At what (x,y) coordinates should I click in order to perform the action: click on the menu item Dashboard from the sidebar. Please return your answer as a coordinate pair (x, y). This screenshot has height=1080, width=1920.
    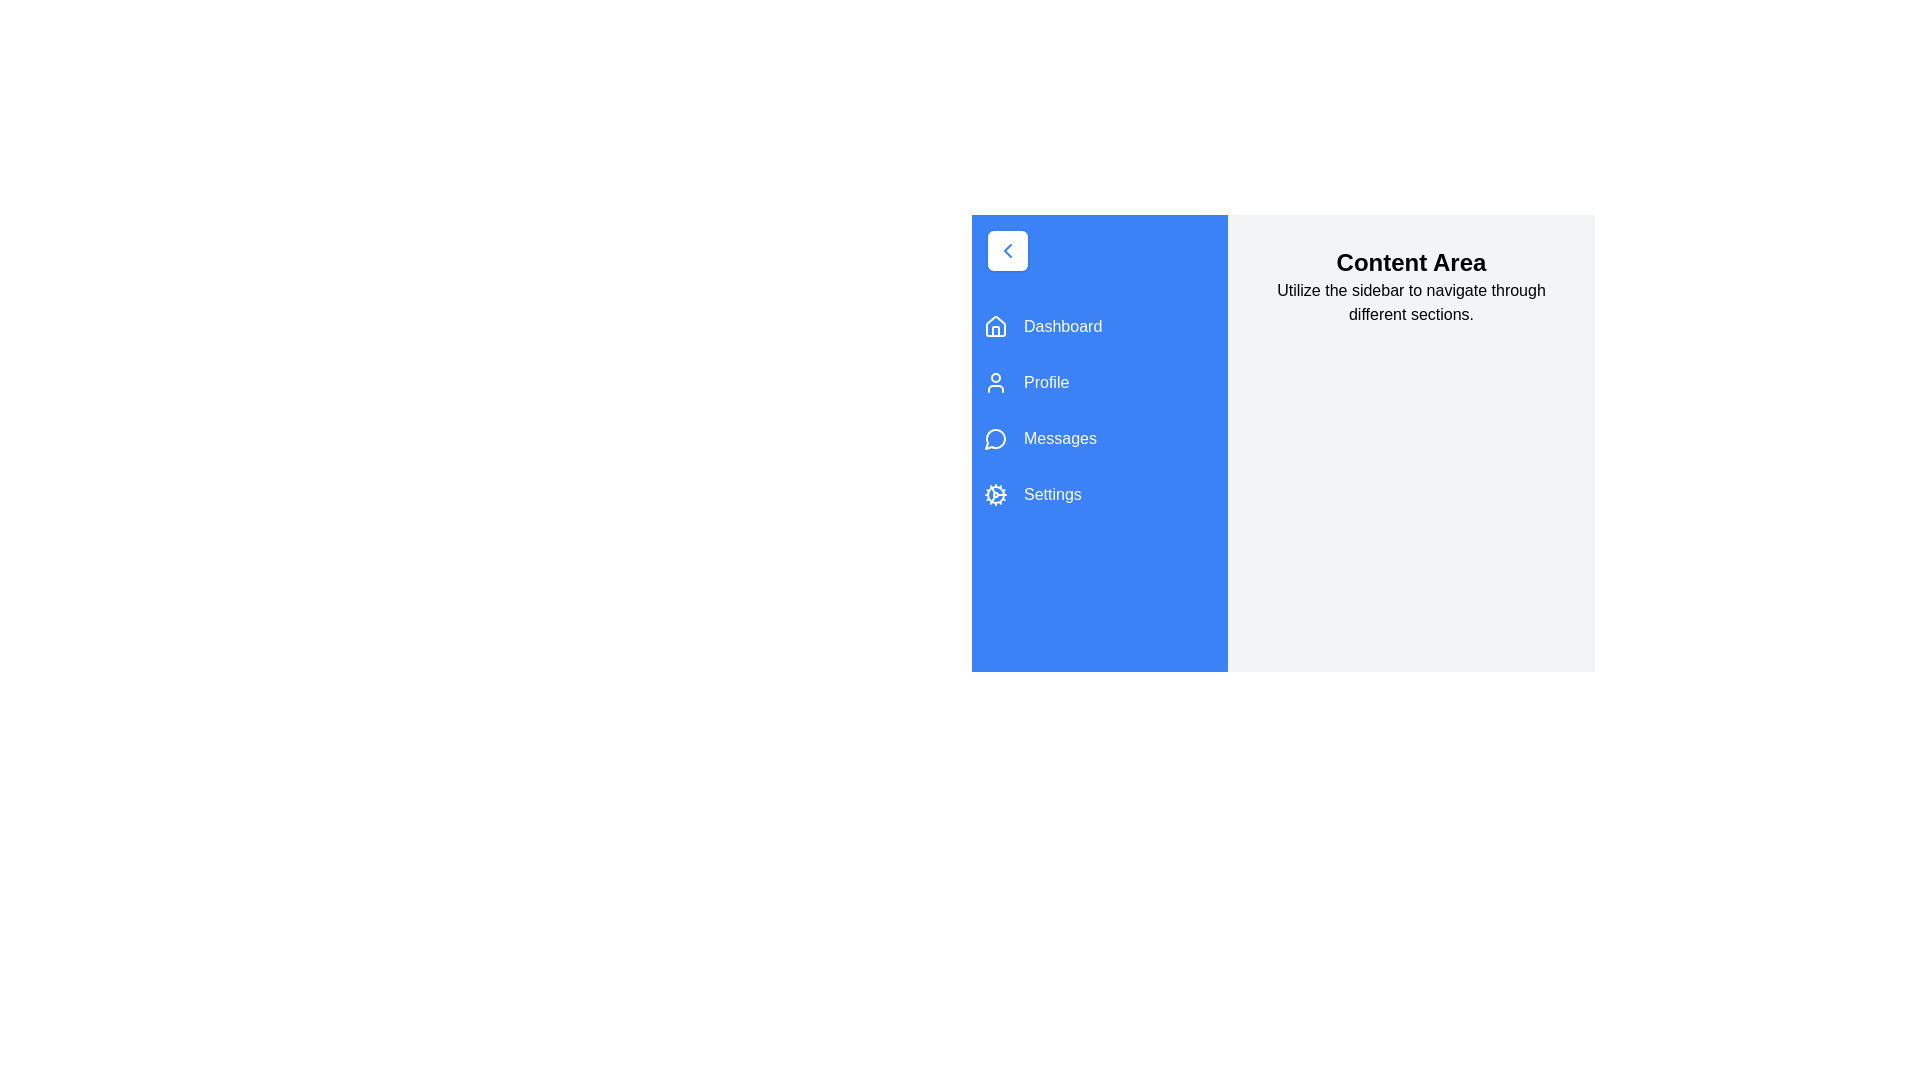
    Looking at the image, I should click on (1098, 326).